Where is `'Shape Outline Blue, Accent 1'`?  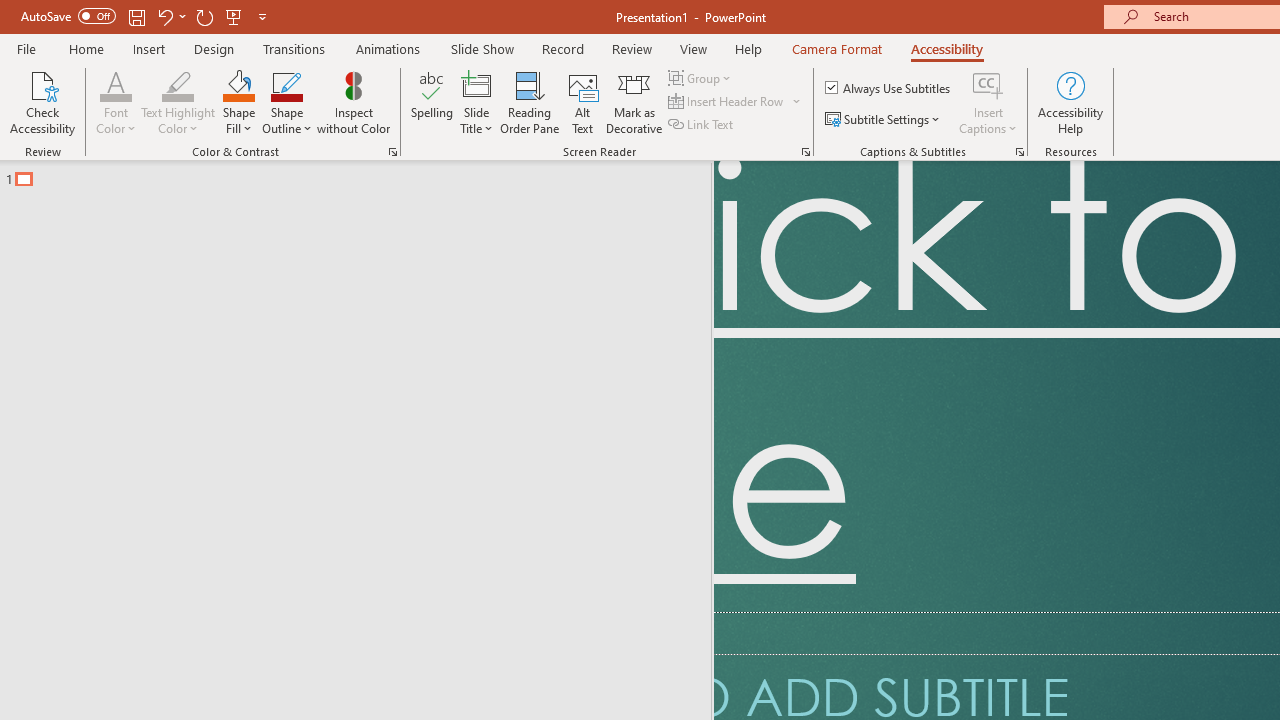
'Shape Outline Blue, Accent 1' is located at coordinates (286, 84).